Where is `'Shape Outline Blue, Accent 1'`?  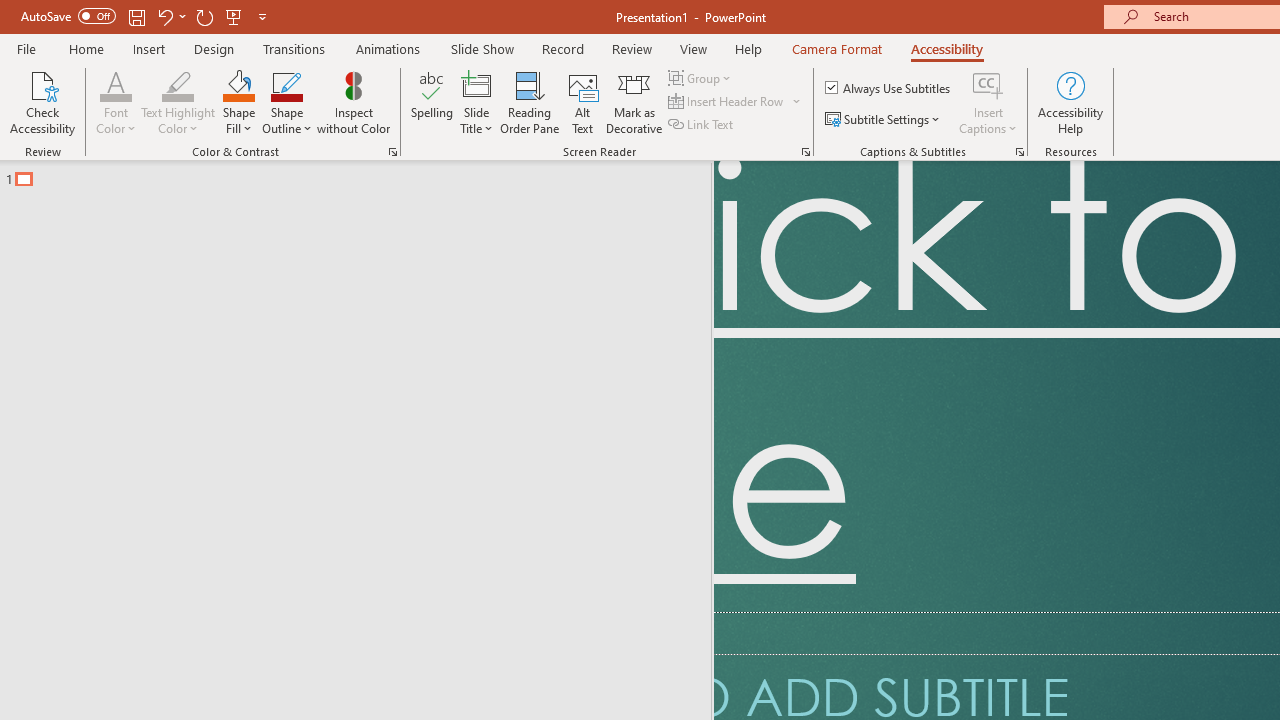
'Shape Outline Blue, Accent 1' is located at coordinates (286, 84).